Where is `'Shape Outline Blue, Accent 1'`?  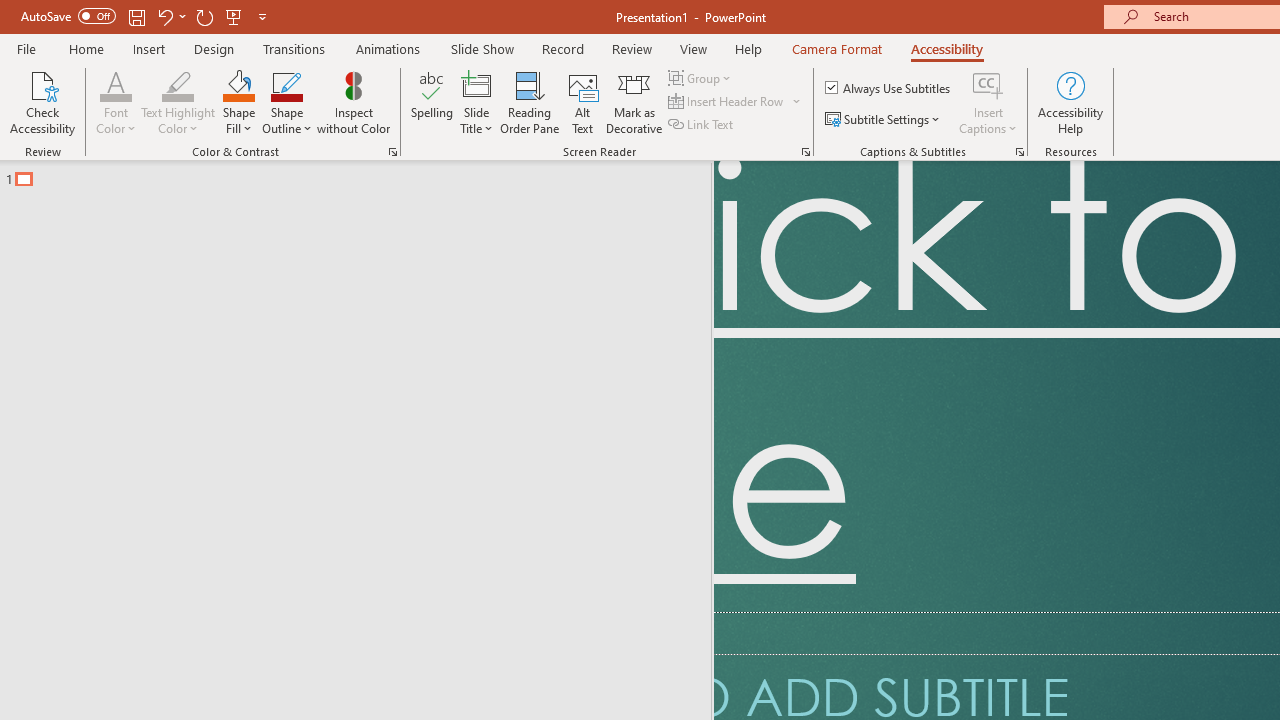
'Shape Outline Blue, Accent 1' is located at coordinates (286, 84).